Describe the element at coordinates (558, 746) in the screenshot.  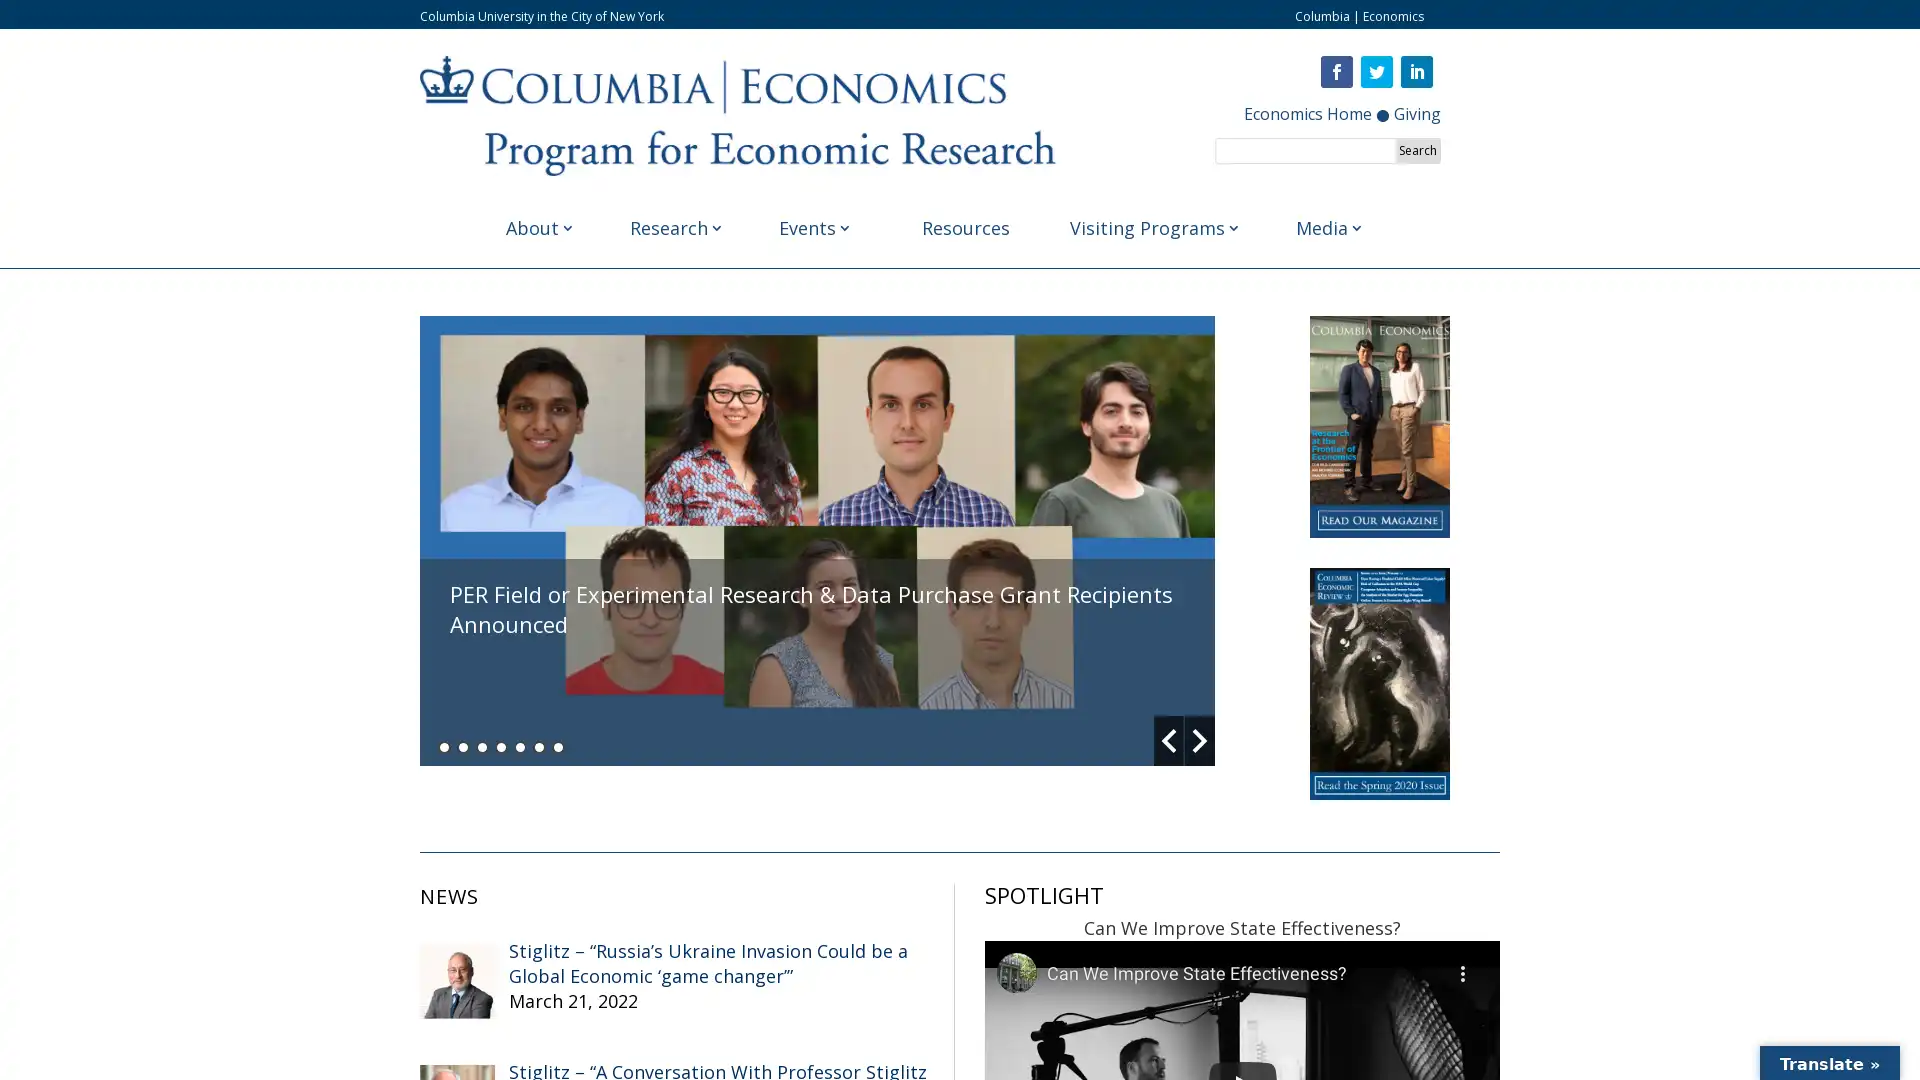
I see `7` at that location.